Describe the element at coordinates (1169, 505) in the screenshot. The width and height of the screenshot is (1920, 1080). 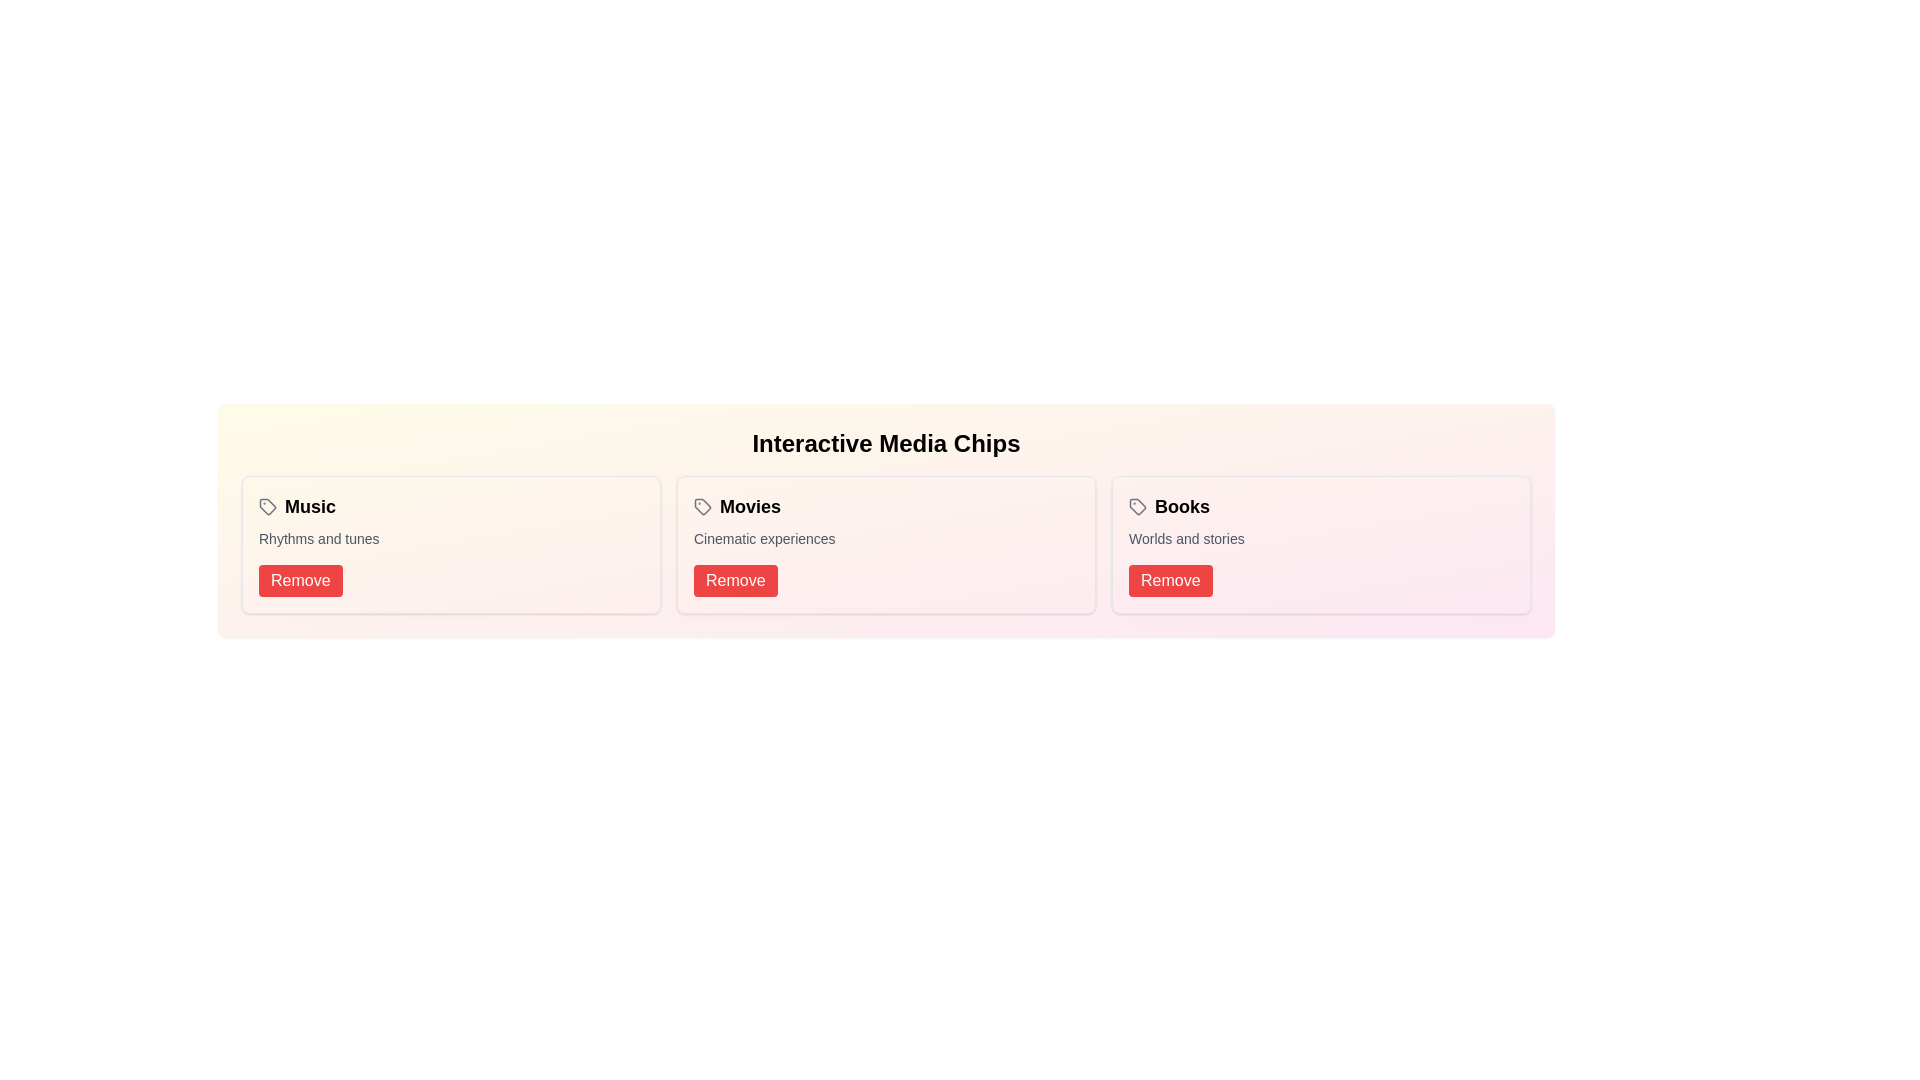
I see `the text content of the chip labeled Books` at that location.